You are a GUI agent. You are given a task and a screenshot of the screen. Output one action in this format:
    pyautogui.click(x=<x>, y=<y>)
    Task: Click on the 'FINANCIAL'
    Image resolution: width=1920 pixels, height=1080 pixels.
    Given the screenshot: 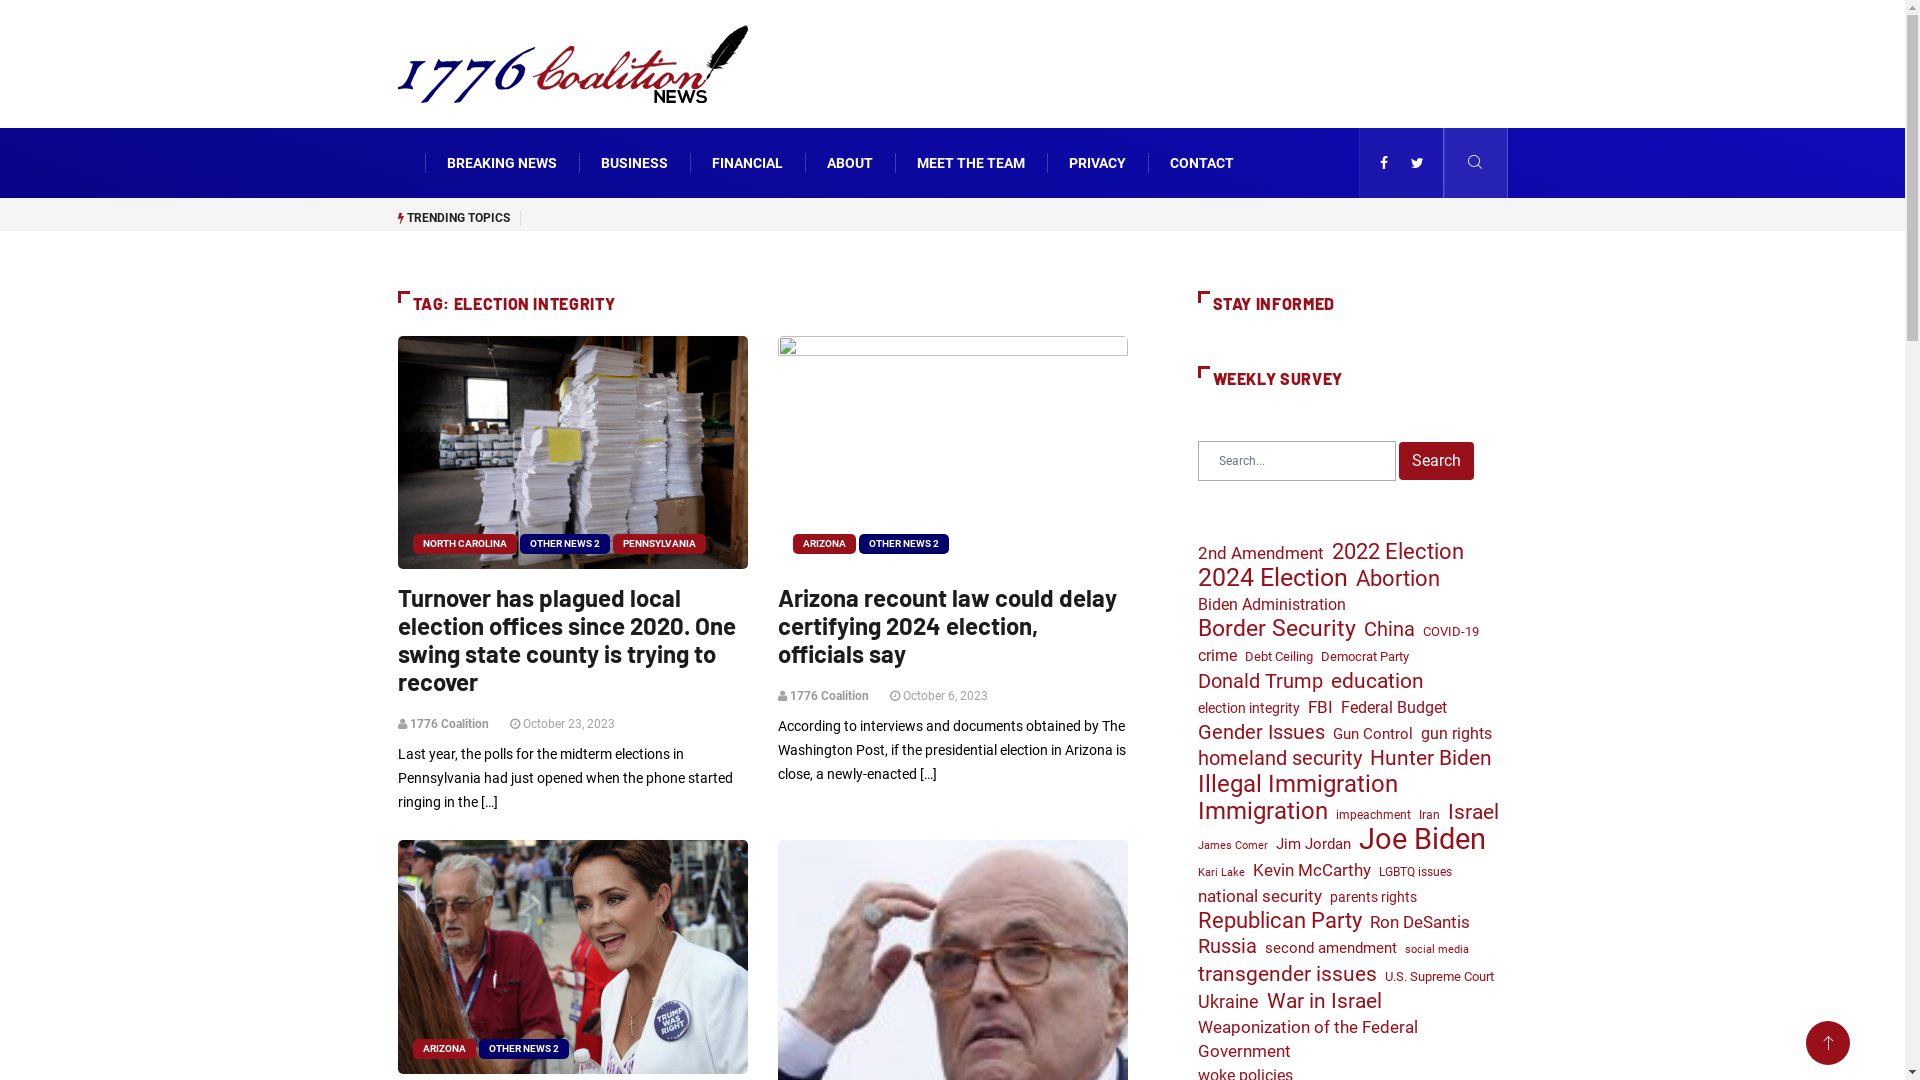 What is the action you would take?
    pyautogui.click(x=746, y=161)
    